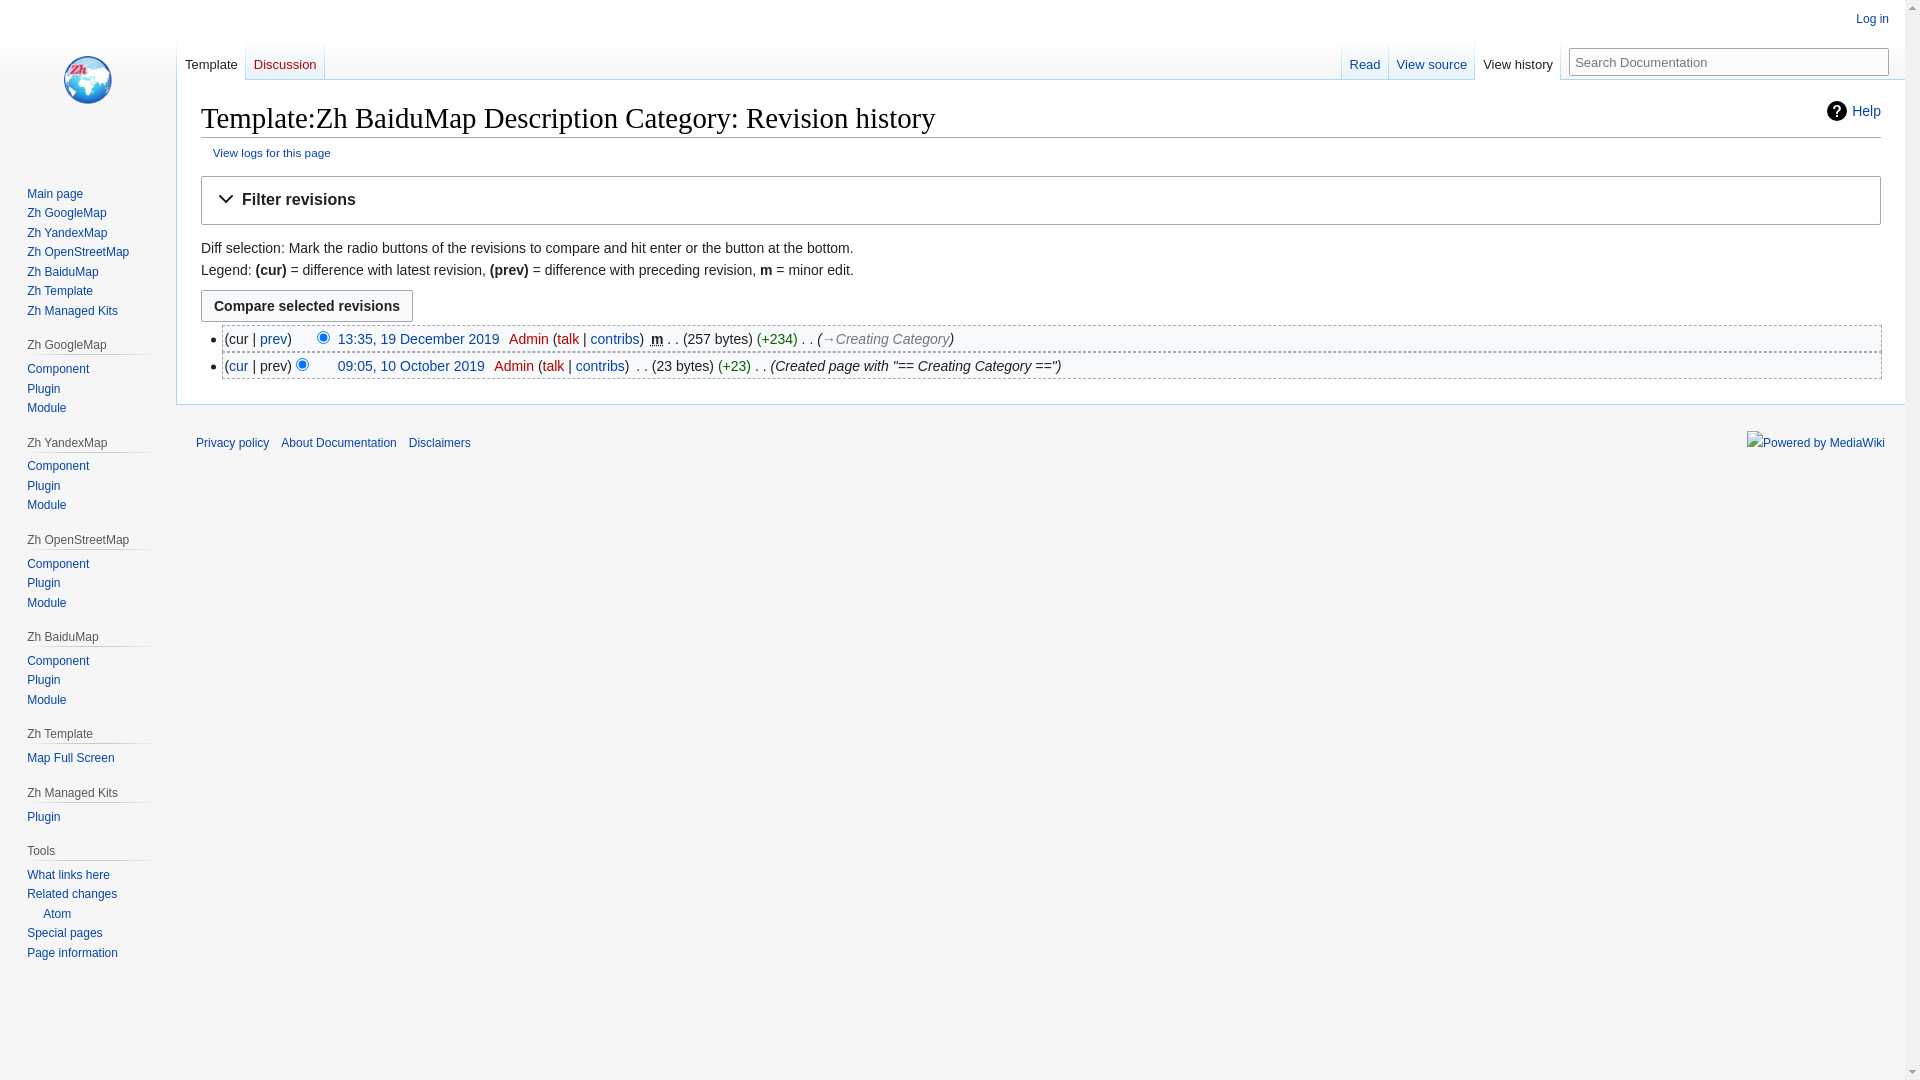 The width and height of the screenshot is (1920, 1080). Describe the element at coordinates (1727, 60) in the screenshot. I see `'Search Documentation [alt-shift-f]'` at that location.